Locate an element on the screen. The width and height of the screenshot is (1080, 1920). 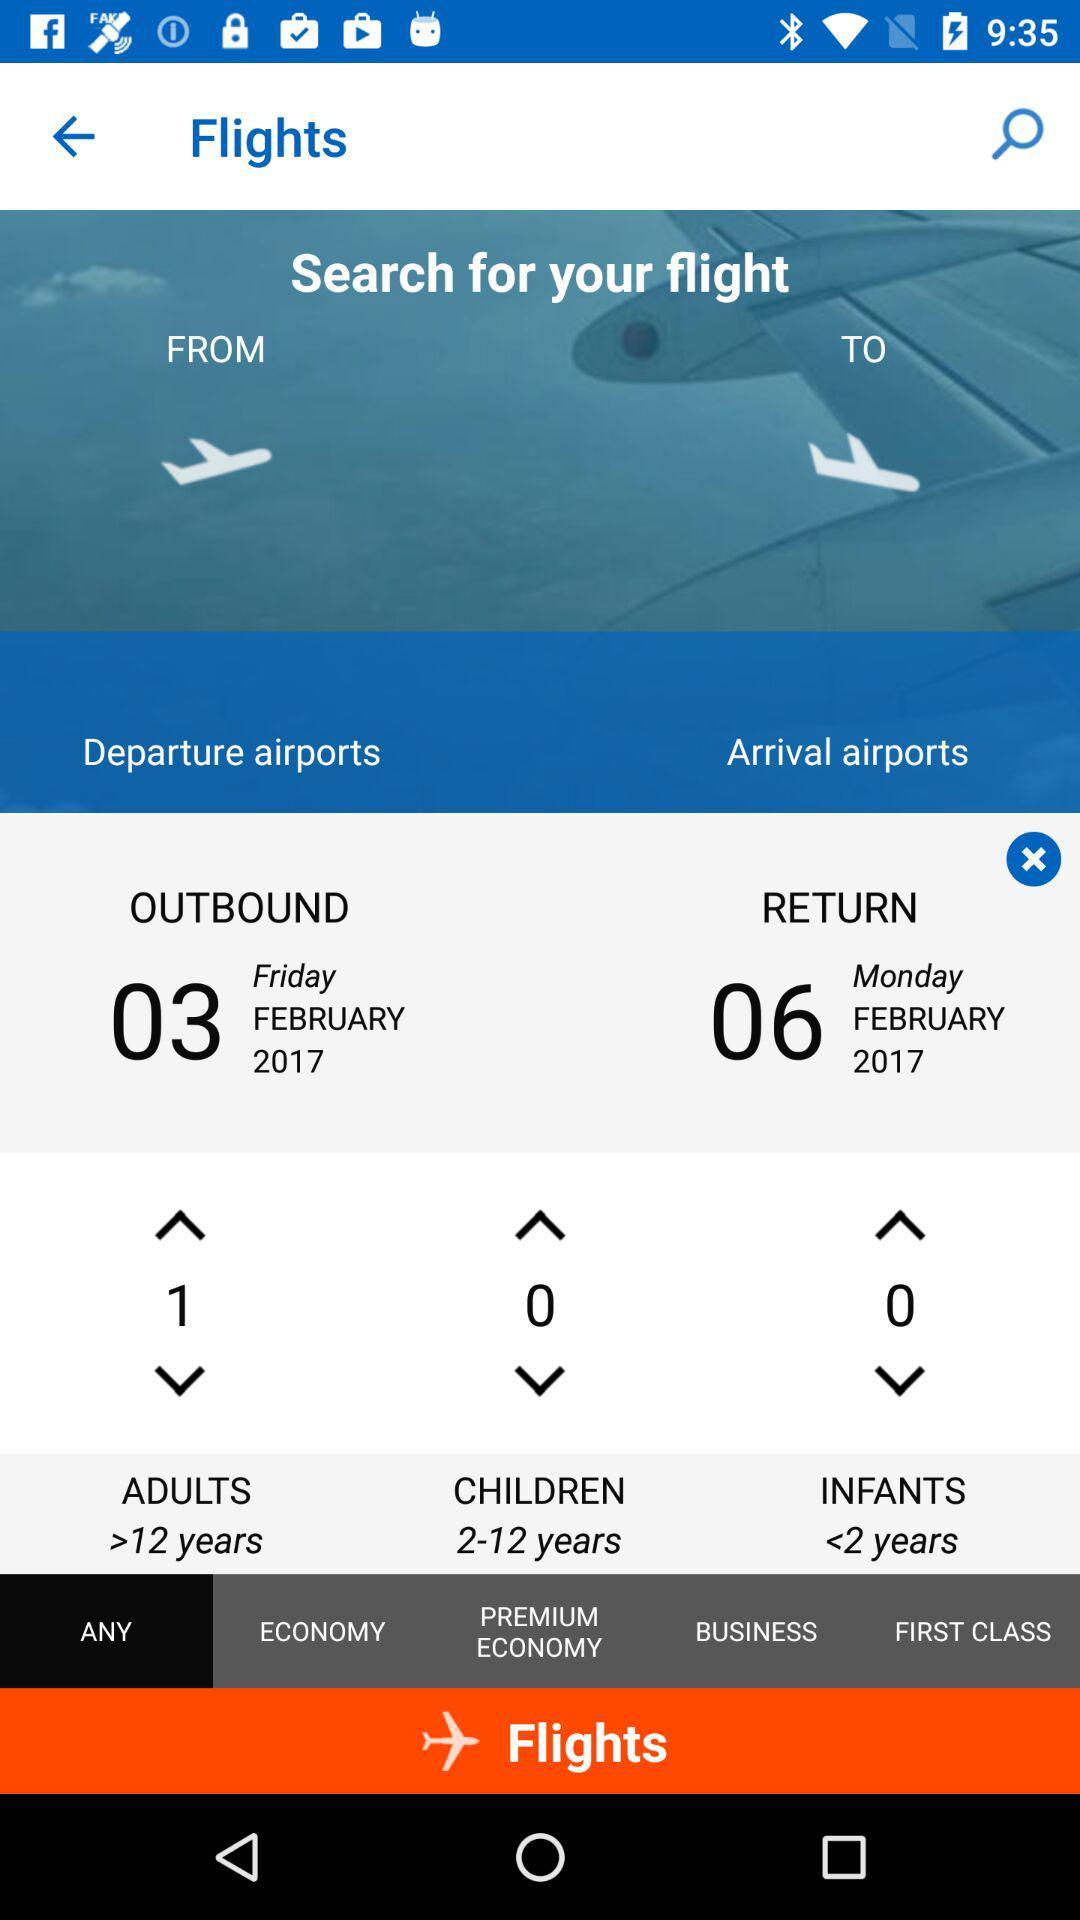
decrease number is located at coordinates (180, 1380).